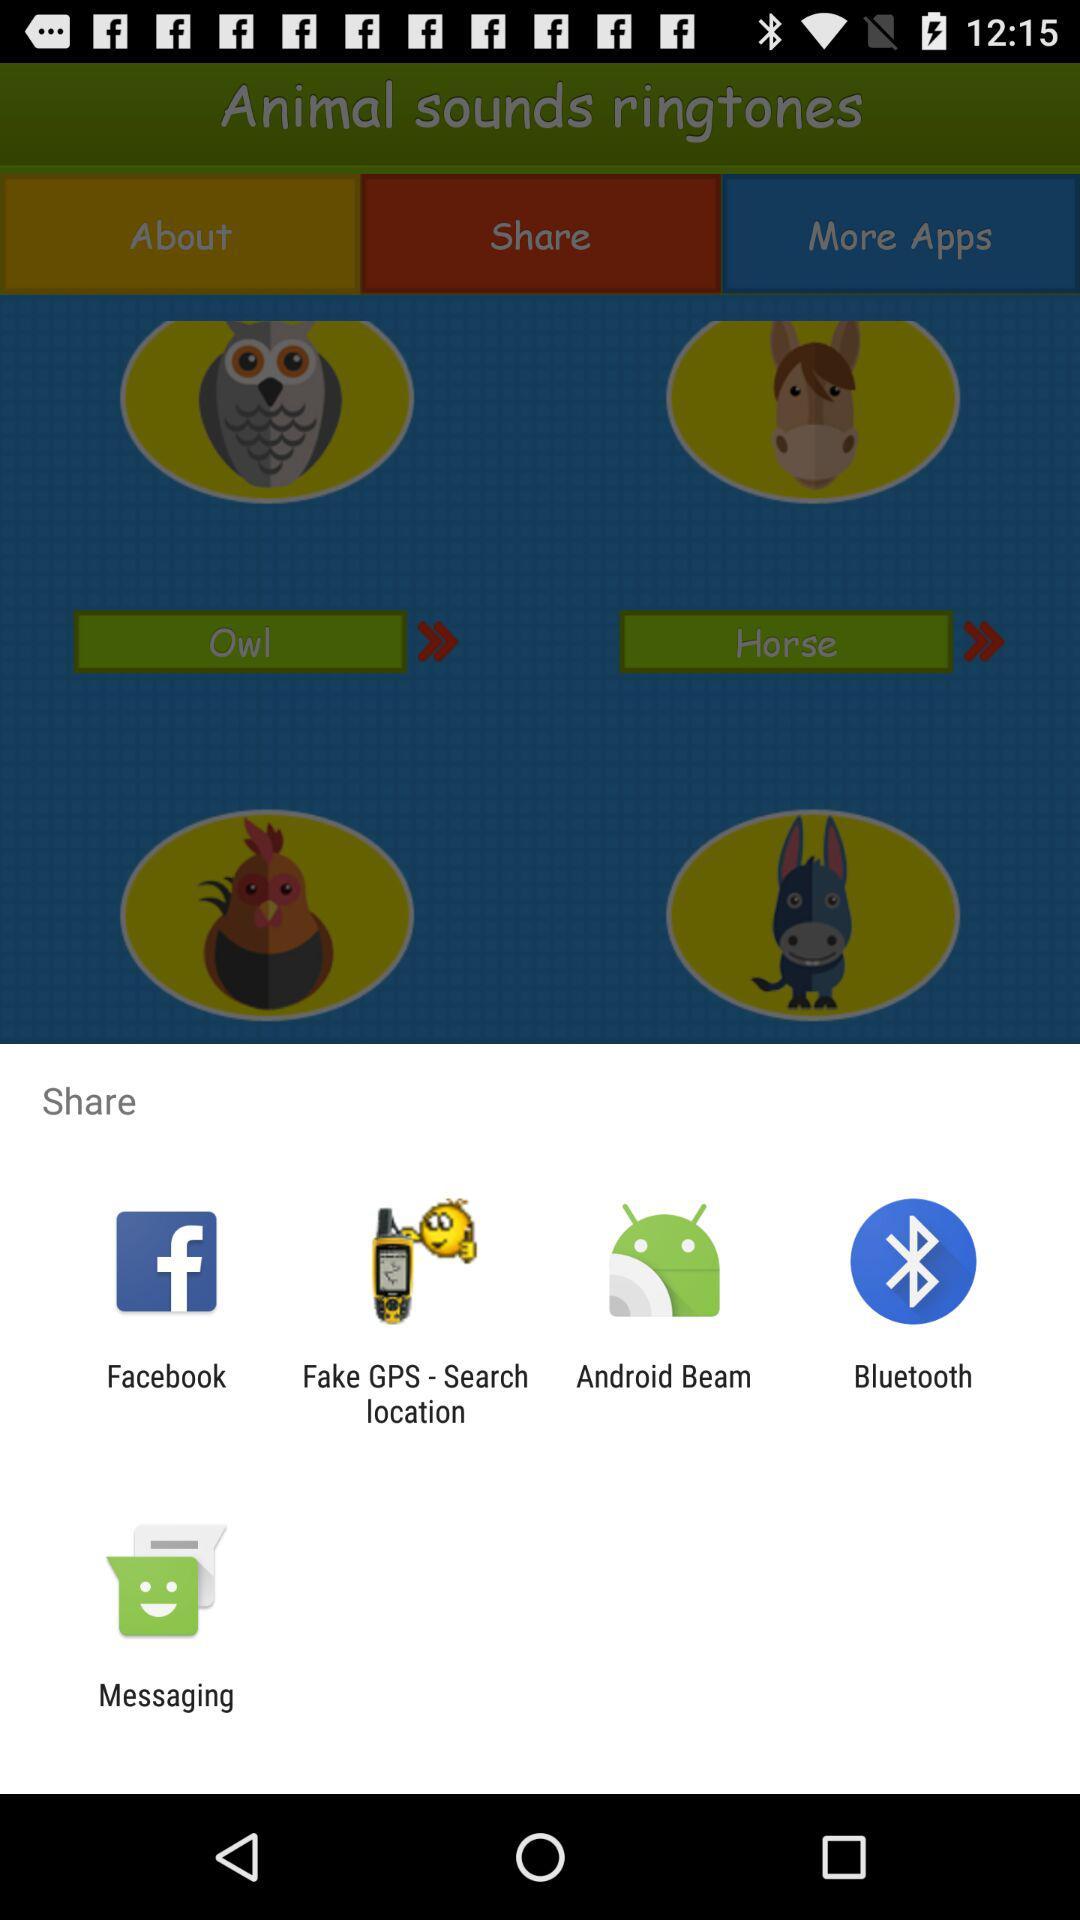  What do you see at coordinates (414, 1392) in the screenshot?
I see `fake gps search icon` at bounding box center [414, 1392].